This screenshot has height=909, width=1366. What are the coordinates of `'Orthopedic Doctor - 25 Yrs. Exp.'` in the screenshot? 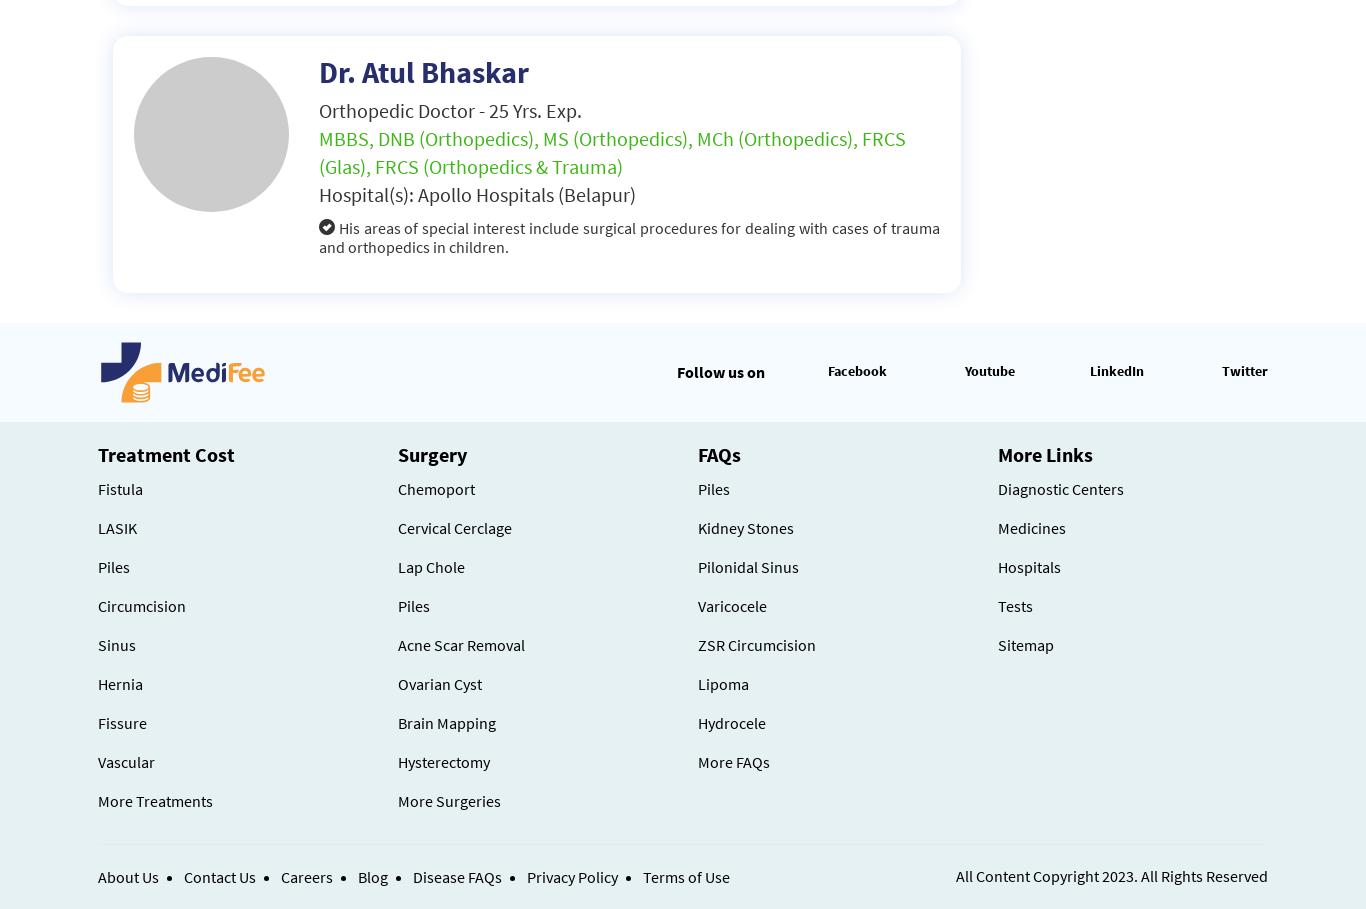 It's located at (318, 109).